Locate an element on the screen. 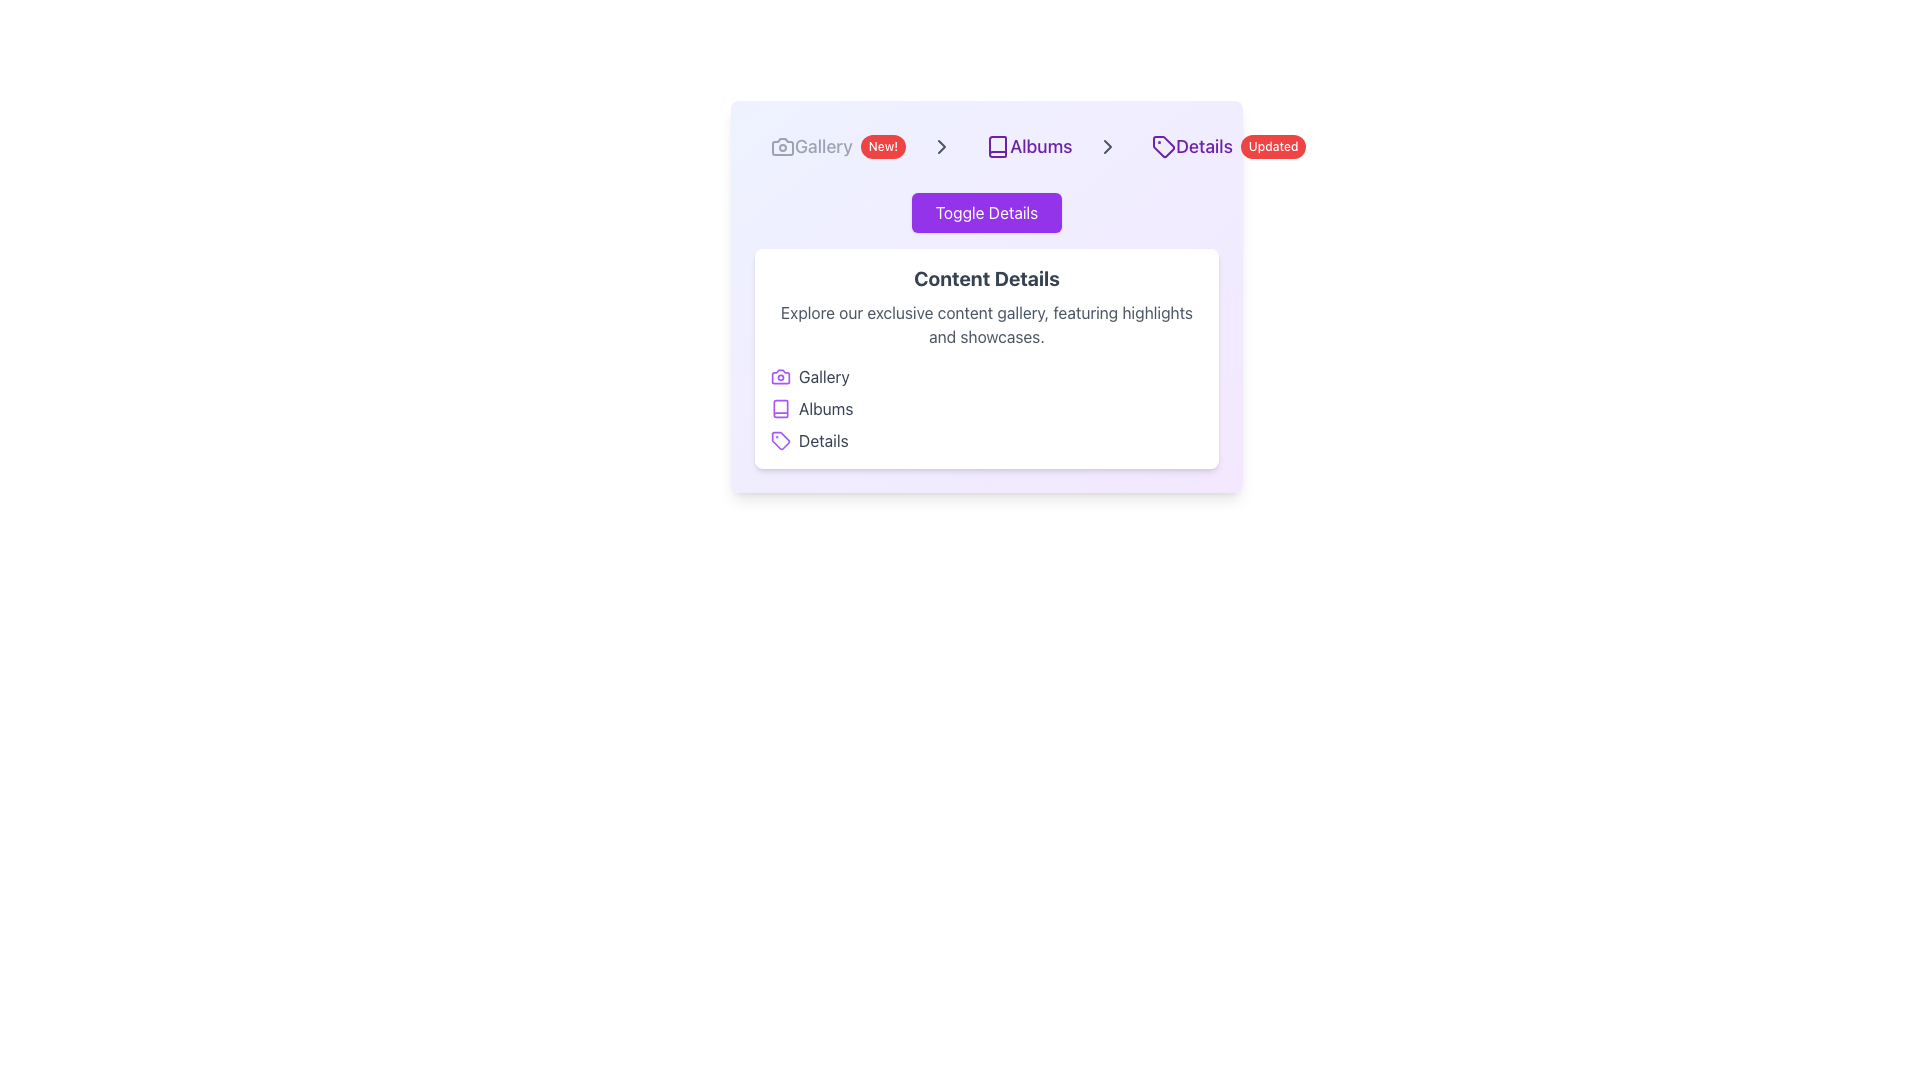 This screenshot has height=1080, width=1920. the 'Toggle Details' button, which is a rectangular button with rounded corners, a vibrant purple background, and white text, located above the 'Content Details' text block is located at coordinates (987, 212).